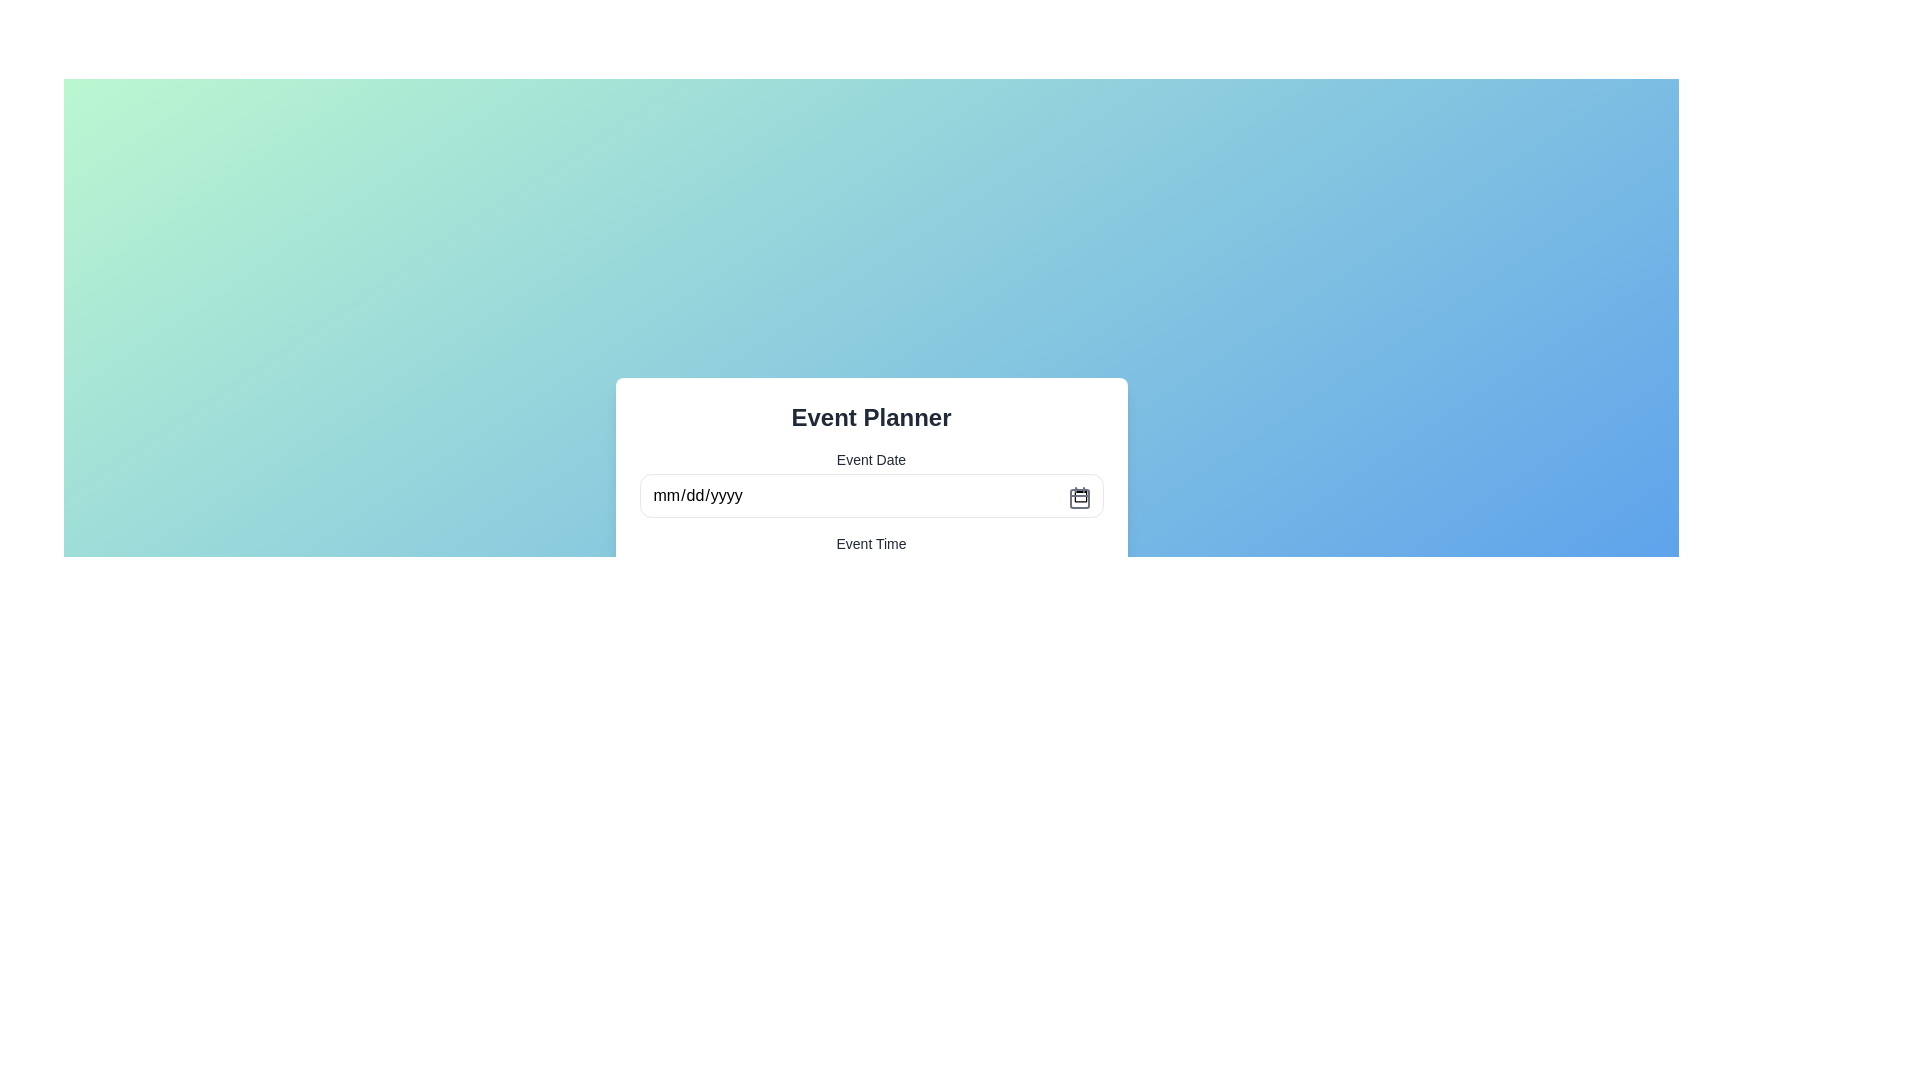 The width and height of the screenshot is (1920, 1080). I want to click on the text label that displays 'Event Date', which is positioned above a text input field and near the center of the page, so click(871, 459).